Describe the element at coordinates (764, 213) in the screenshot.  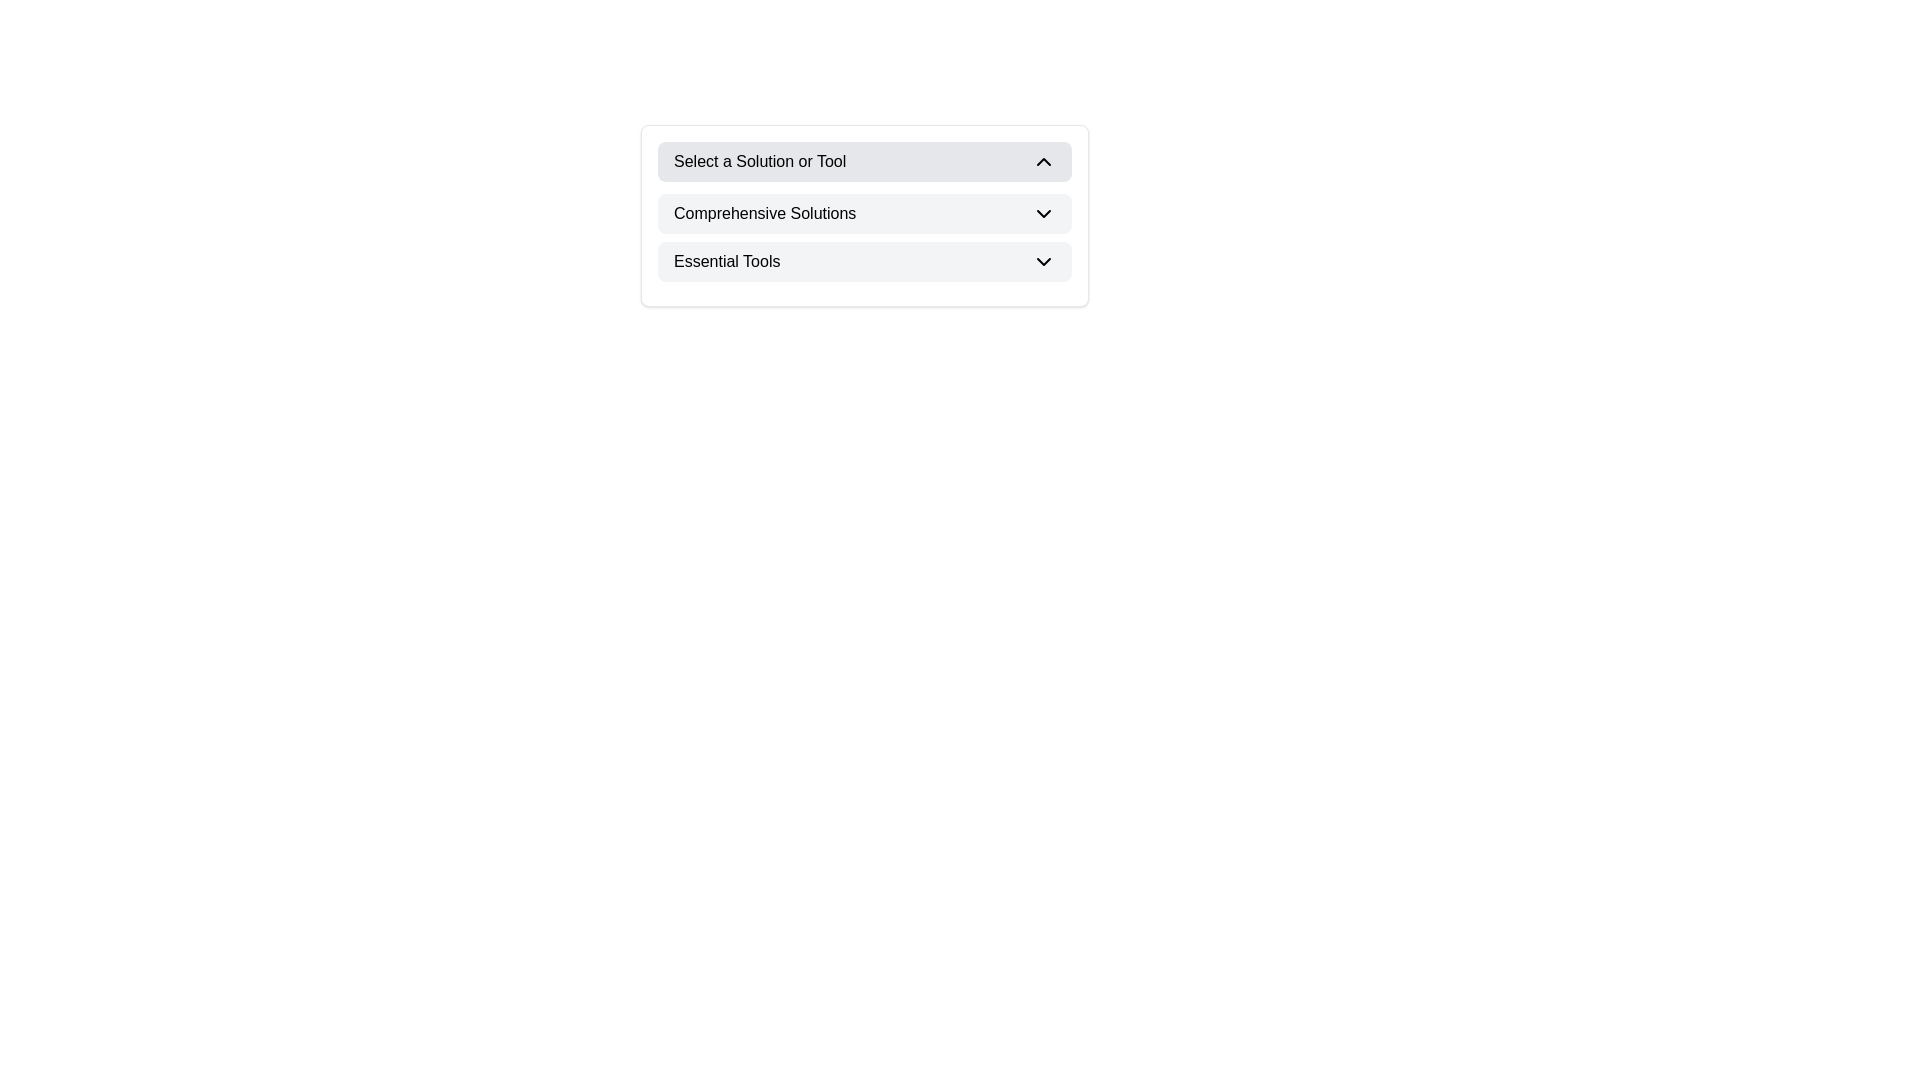
I see `the text label displaying 'Comprehensive Solutions' which is positioned in a vertical list below 'Select a Solution or Tool' and above 'Essential Tools'` at that location.